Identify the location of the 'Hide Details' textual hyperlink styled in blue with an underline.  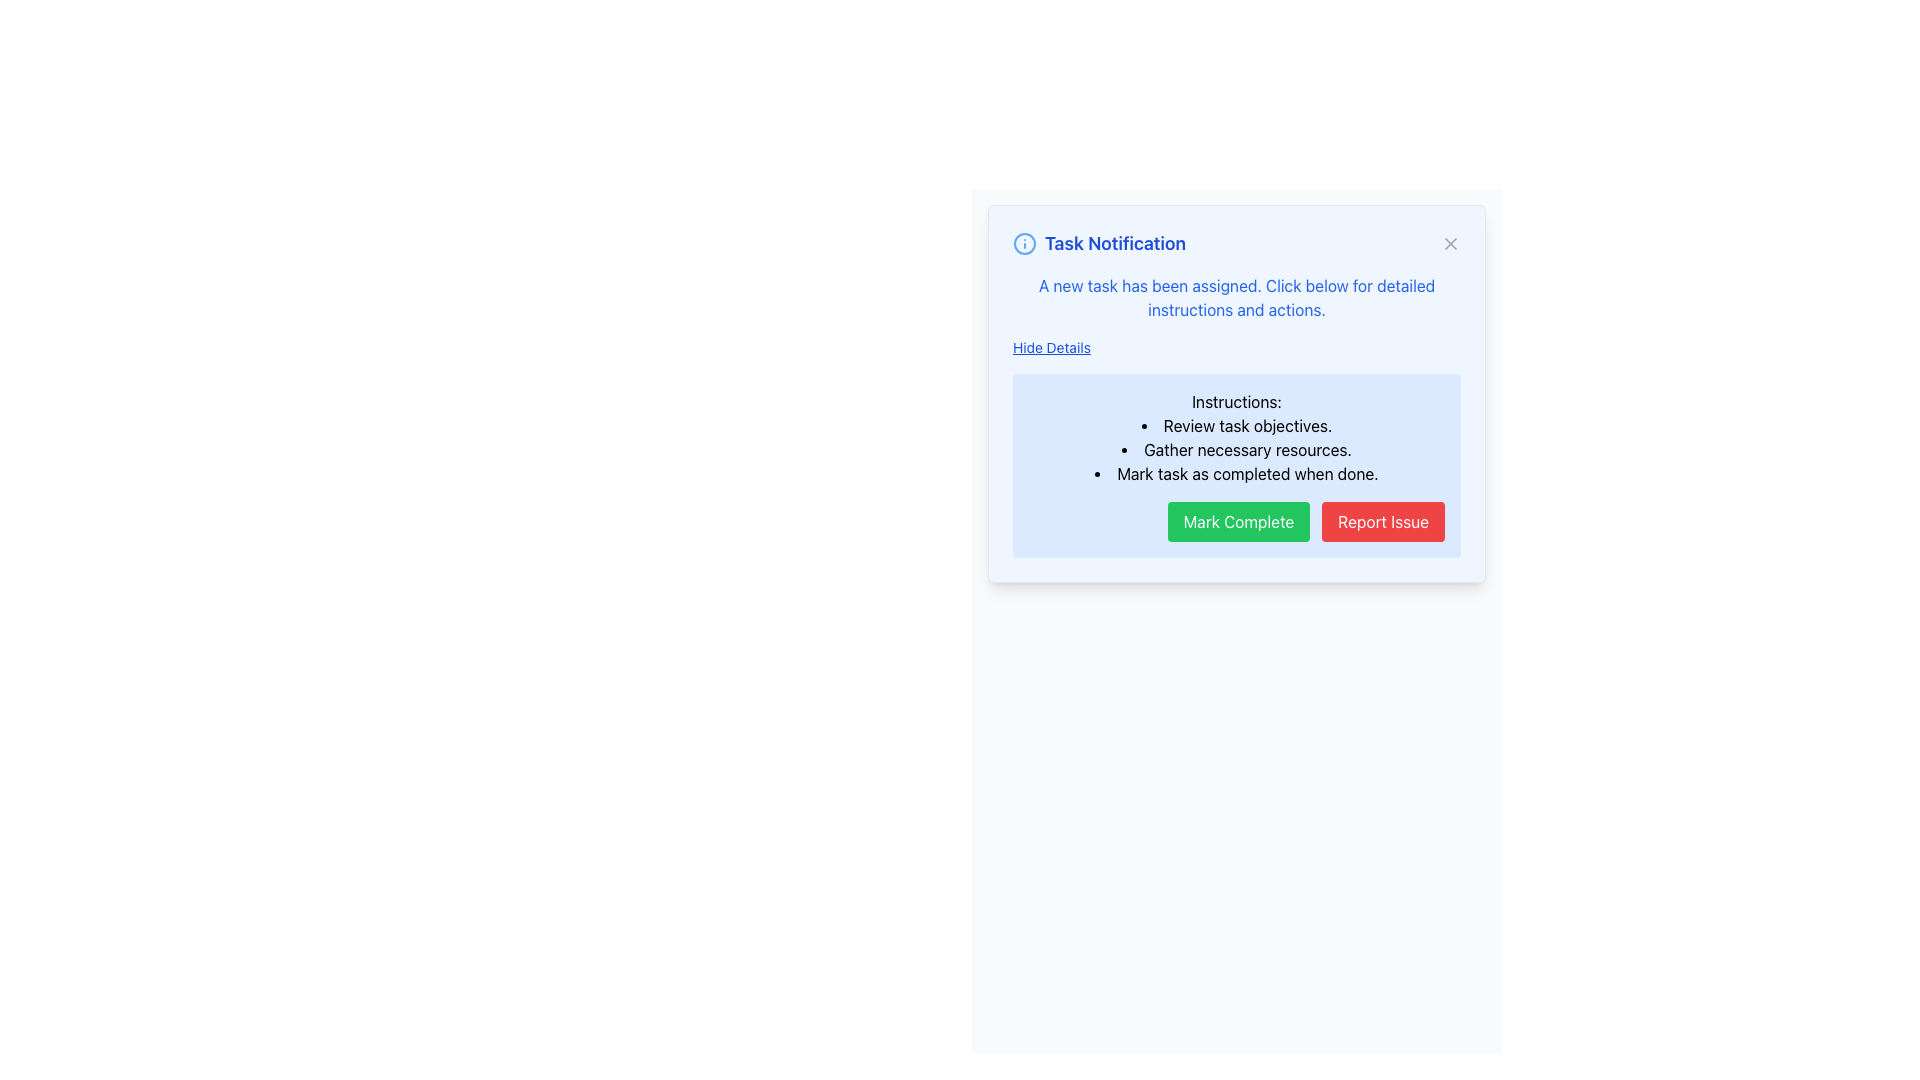
(1050, 346).